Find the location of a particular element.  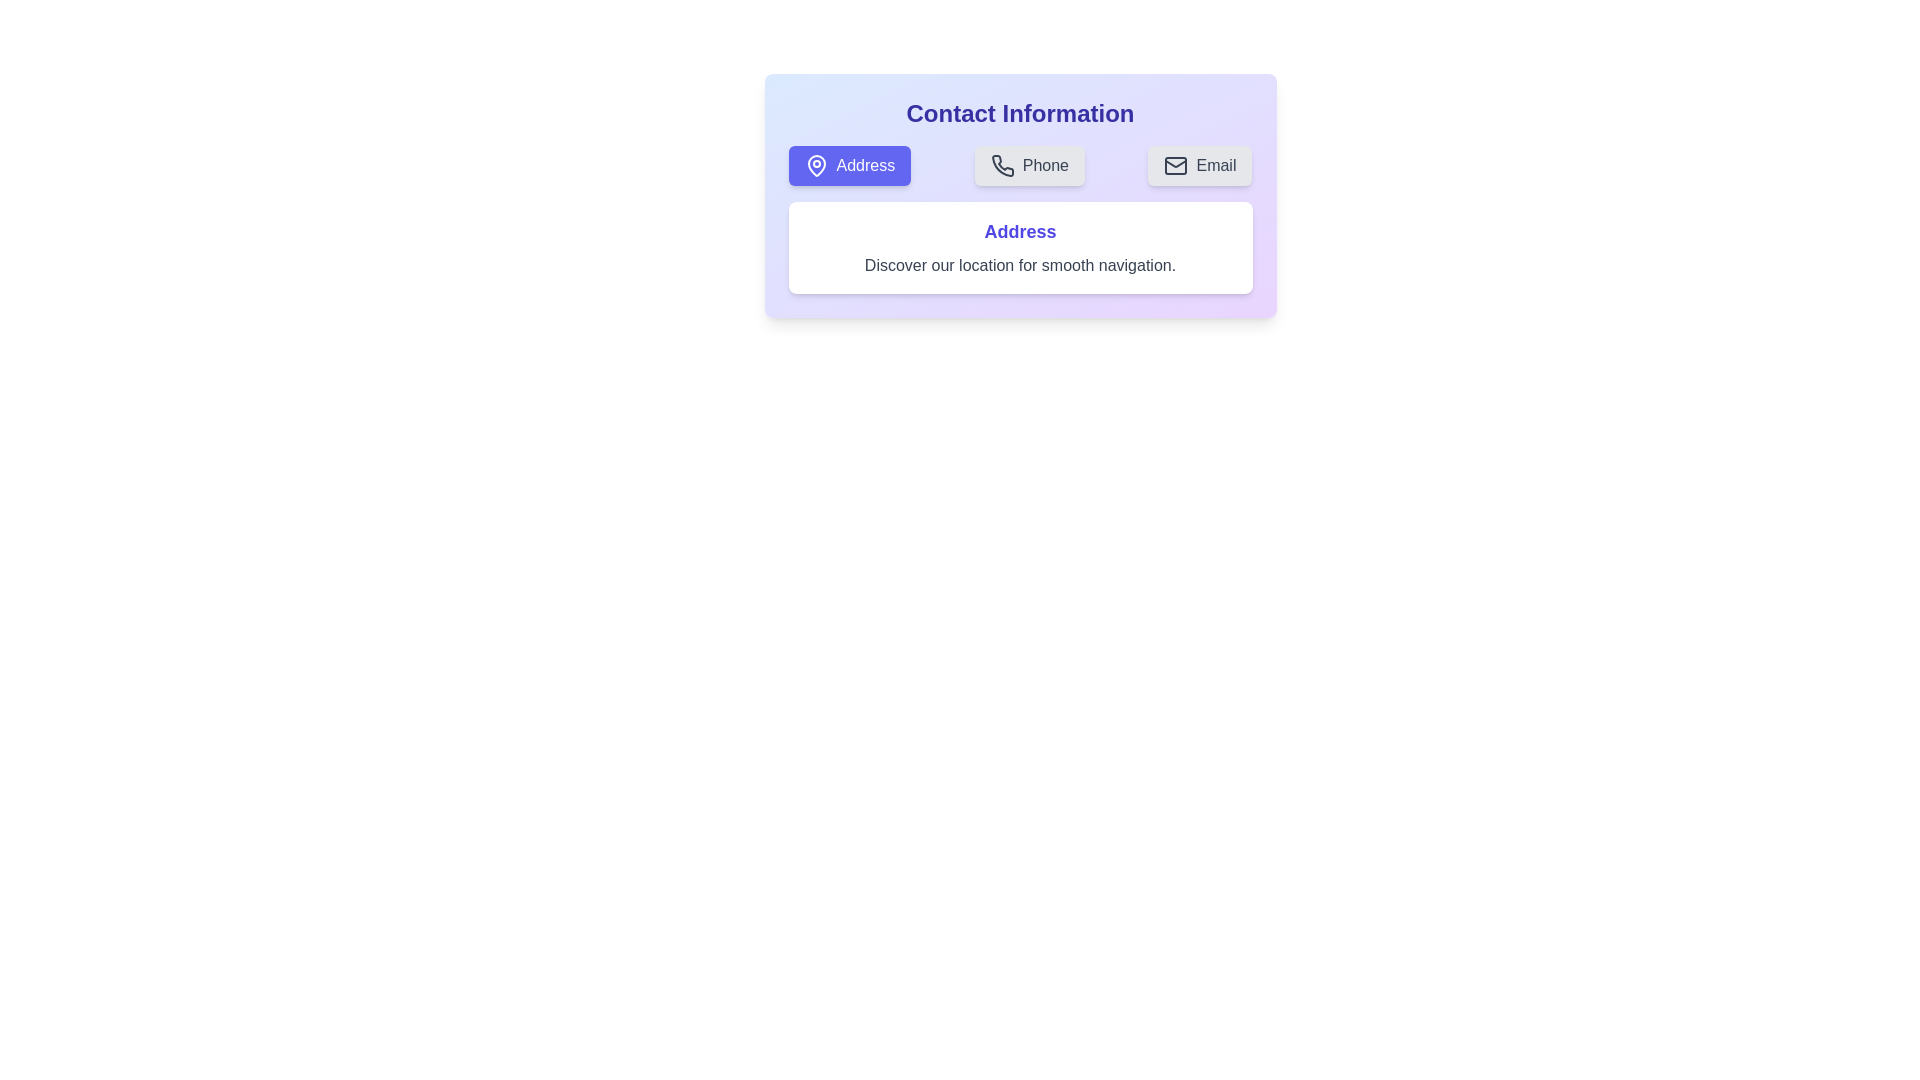

the Phone tab button to switch to the corresponding tab is located at coordinates (1029, 164).